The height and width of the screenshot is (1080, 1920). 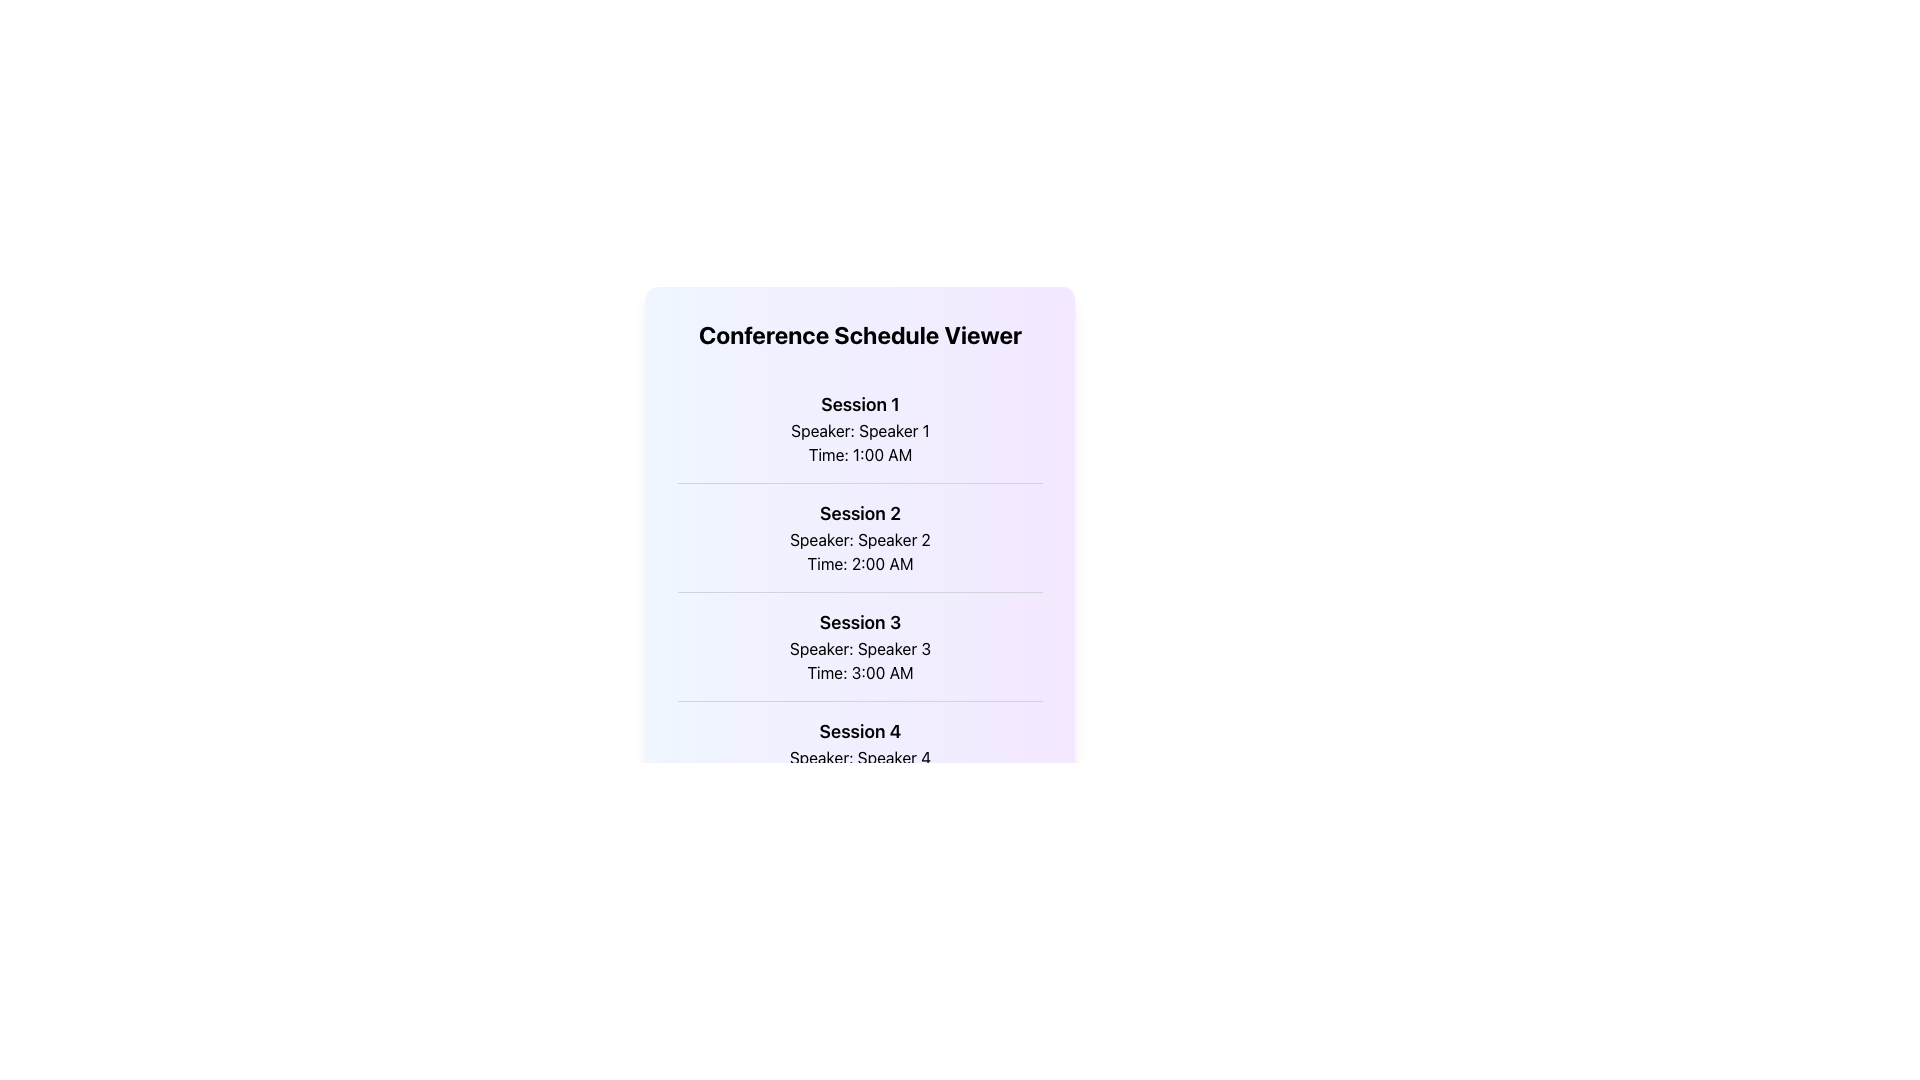 I want to click on the third session in the vertically-arranged 'Conference Schedule Viewer', which includes details such as session name, speaker, and scheduled time, so click(x=860, y=646).